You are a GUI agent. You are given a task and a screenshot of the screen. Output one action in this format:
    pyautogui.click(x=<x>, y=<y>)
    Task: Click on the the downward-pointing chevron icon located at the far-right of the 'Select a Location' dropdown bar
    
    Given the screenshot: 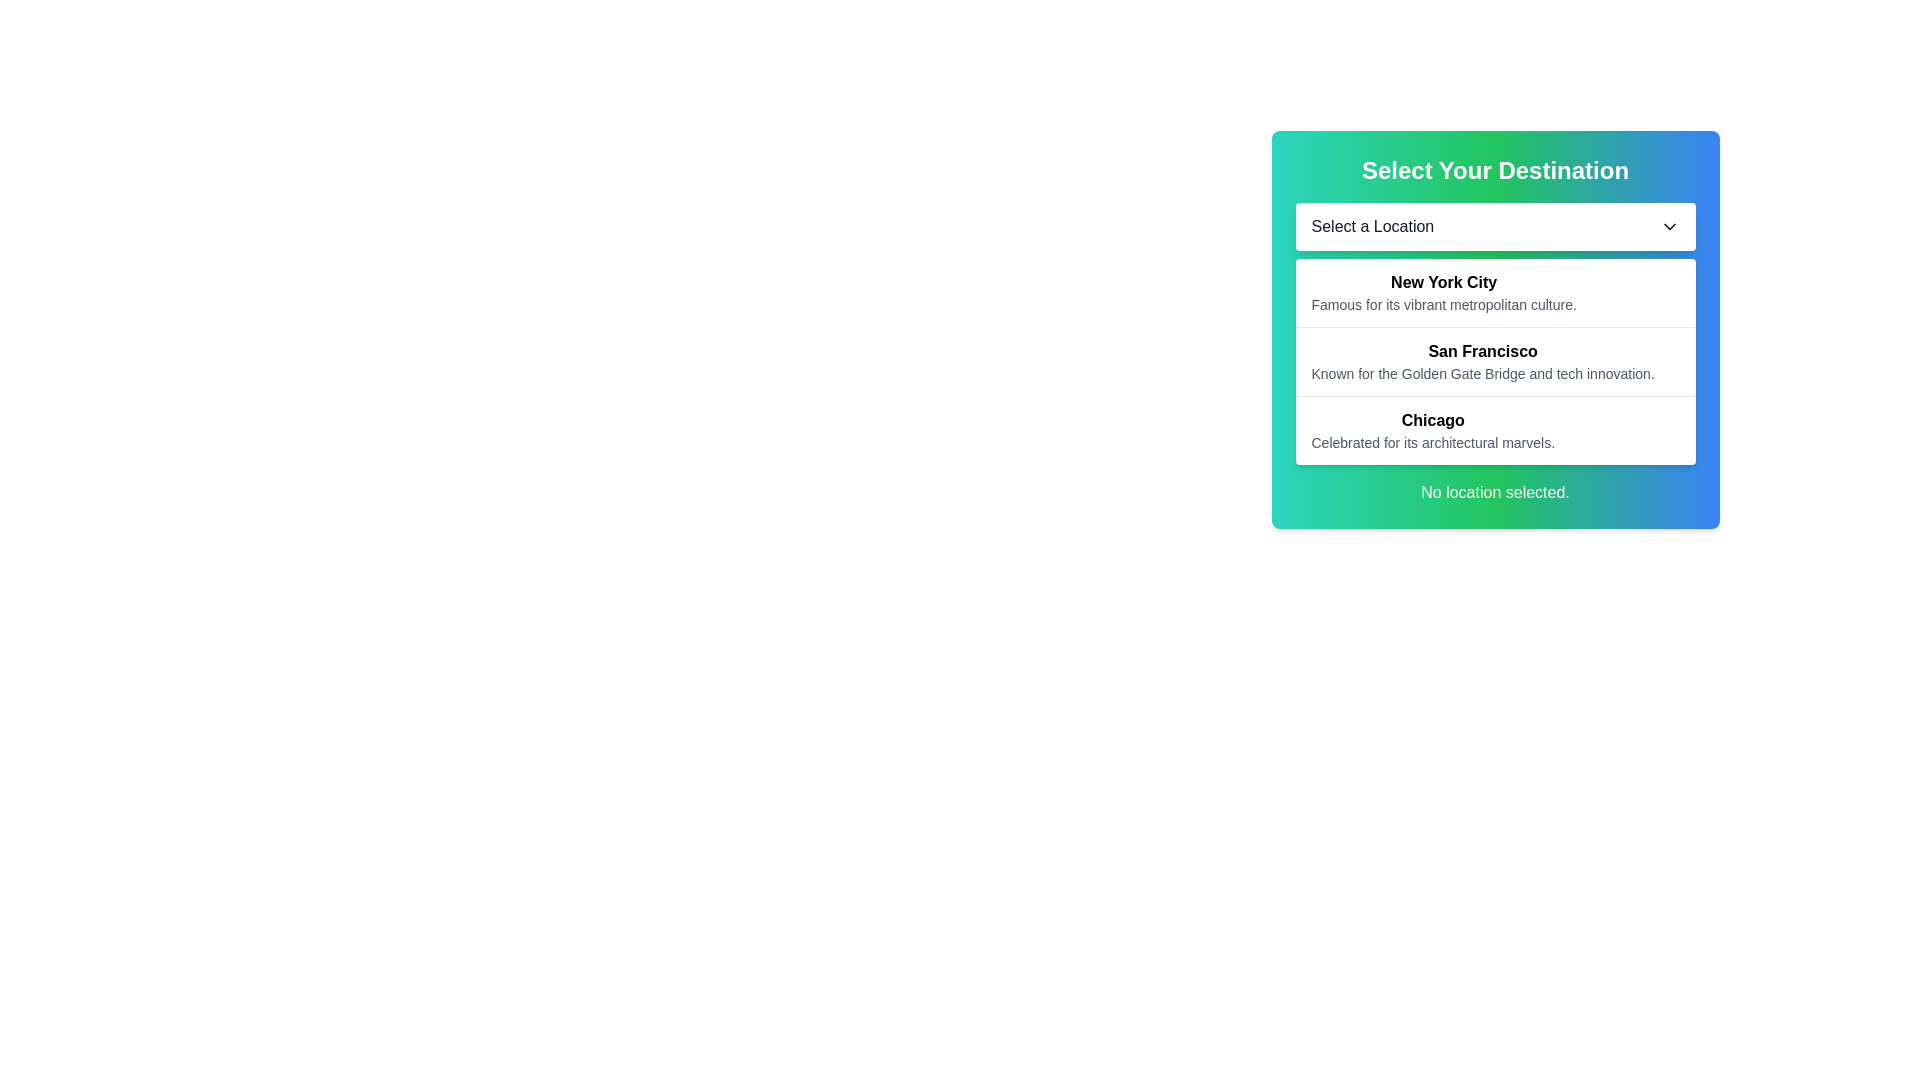 What is the action you would take?
    pyautogui.click(x=1669, y=226)
    